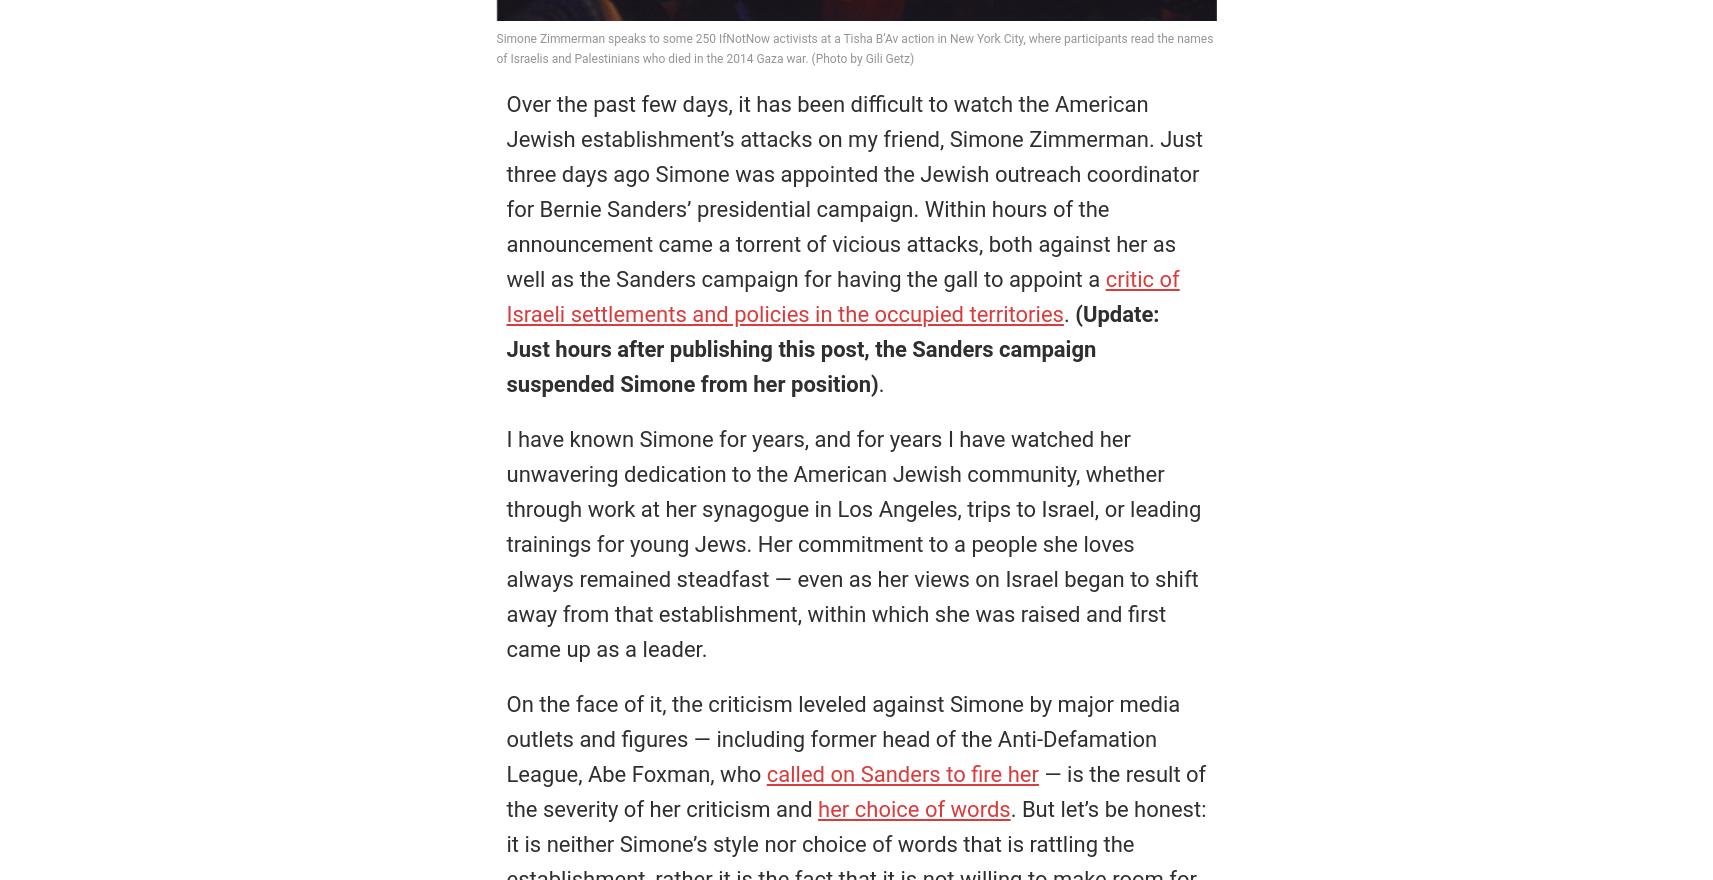 The height and width of the screenshot is (880, 1713). What do you see at coordinates (854, 792) in the screenshot?
I see `'— is the result of the severity of her criticism and'` at bounding box center [854, 792].